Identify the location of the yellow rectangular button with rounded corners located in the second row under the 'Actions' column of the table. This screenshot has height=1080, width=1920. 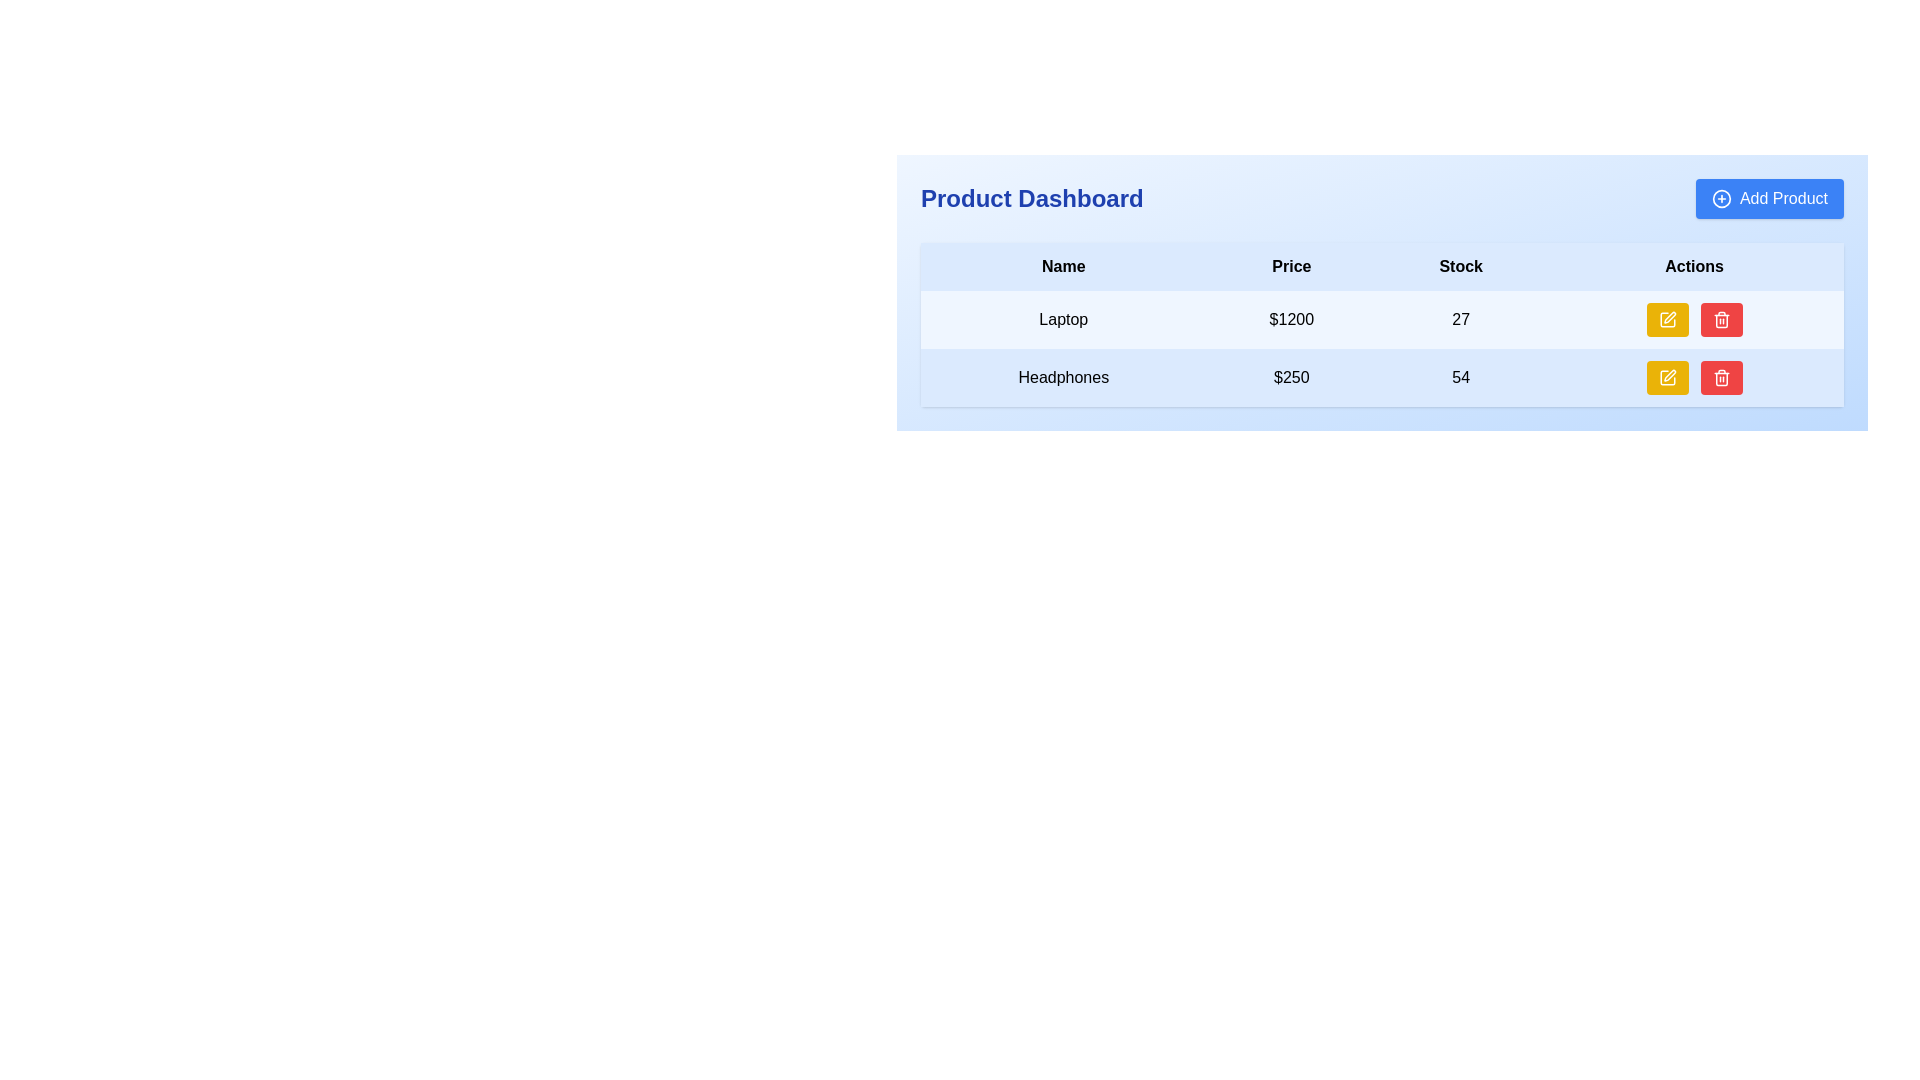
(1667, 378).